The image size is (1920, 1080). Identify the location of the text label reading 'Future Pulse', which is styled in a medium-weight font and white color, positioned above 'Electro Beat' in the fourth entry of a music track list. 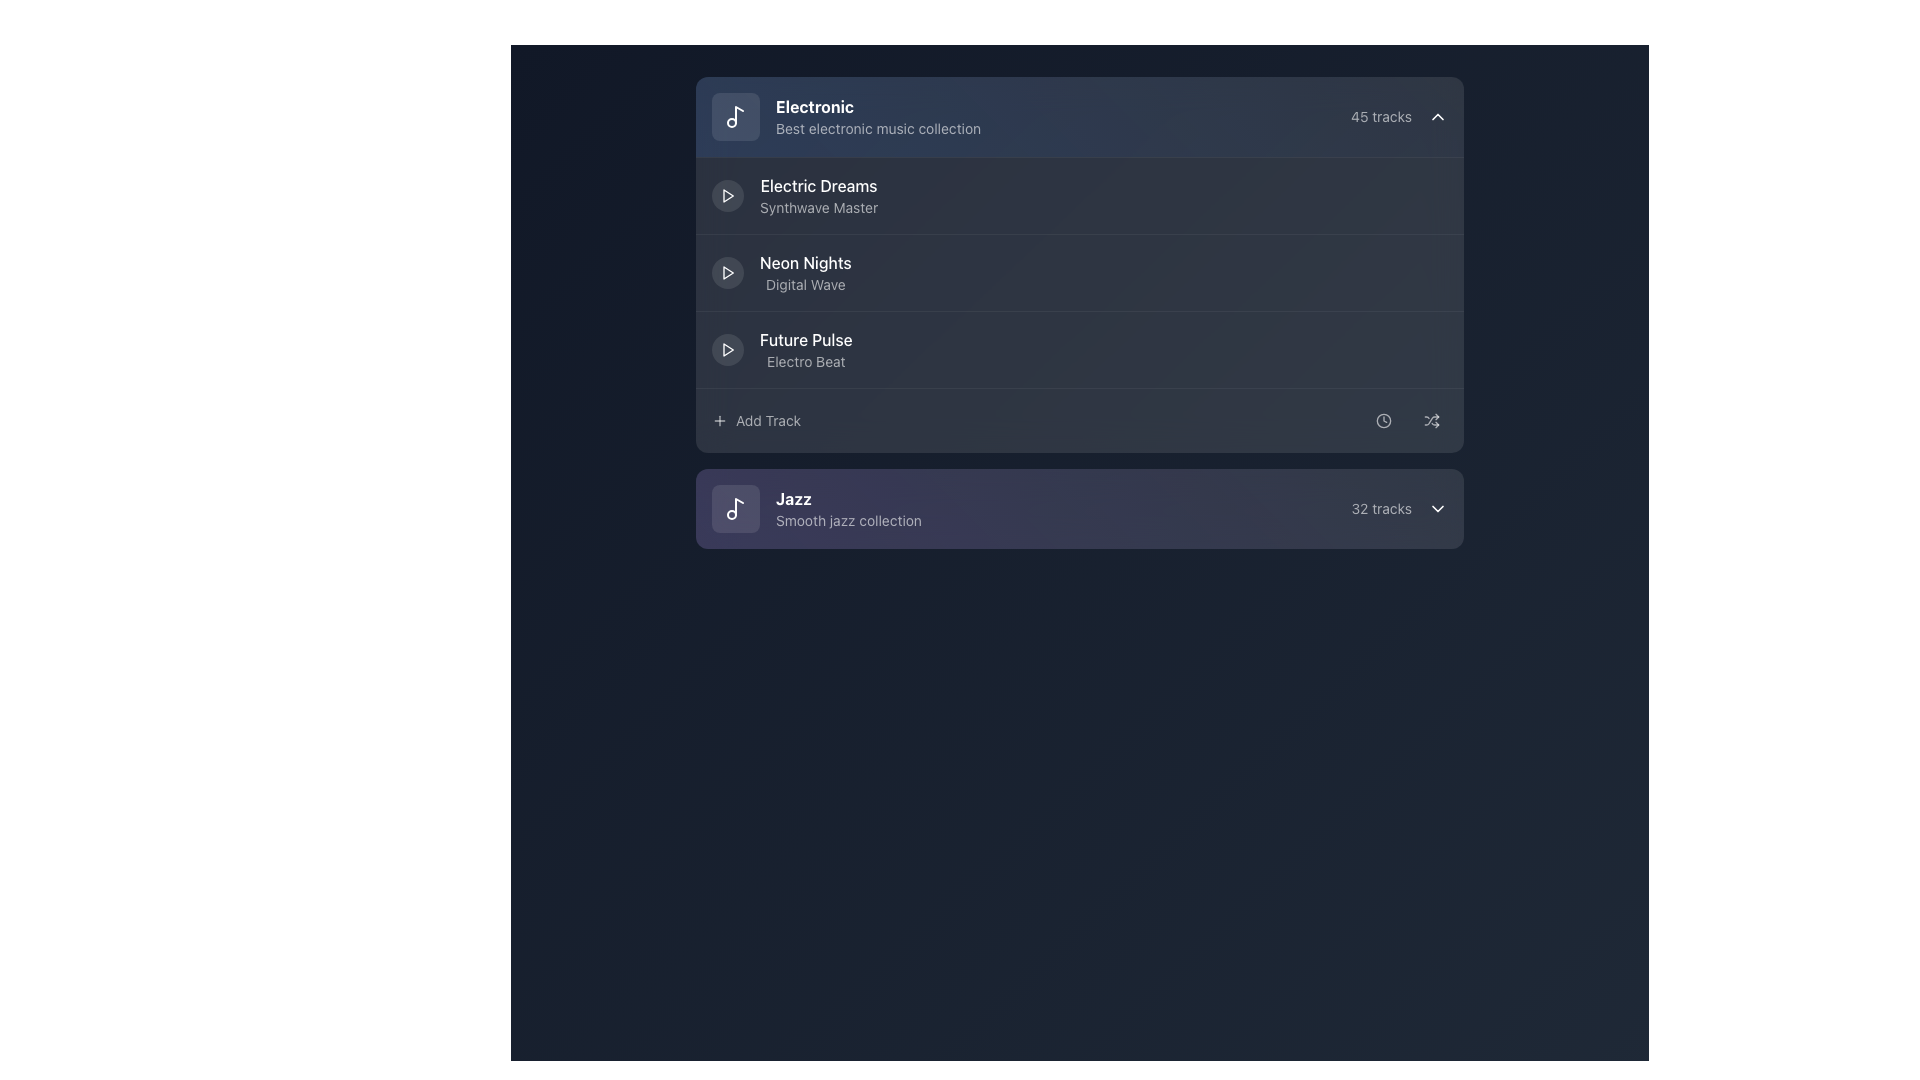
(806, 338).